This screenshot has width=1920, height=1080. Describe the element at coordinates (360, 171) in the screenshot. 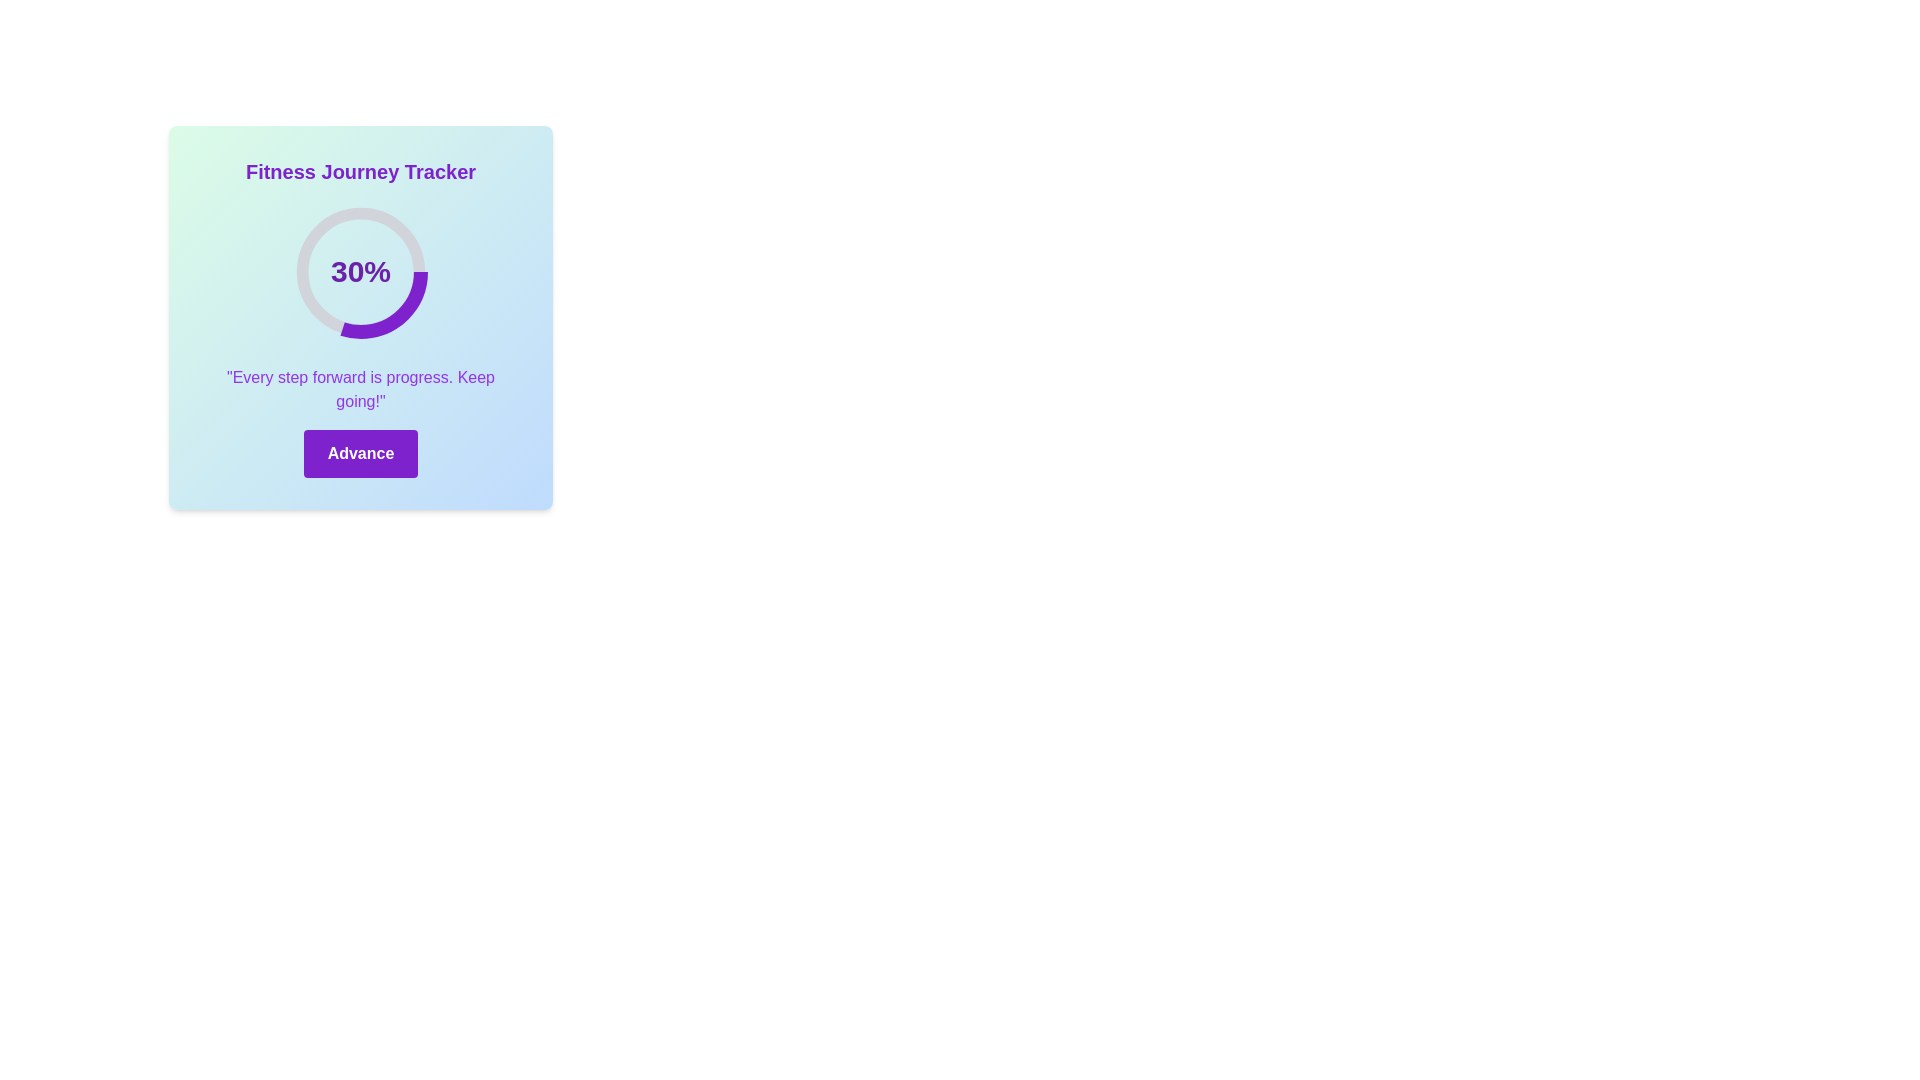

I see `prominent text label displaying 'Fitness Journey Tracker' in bold, extra-large purple font located at the top of the card` at that location.